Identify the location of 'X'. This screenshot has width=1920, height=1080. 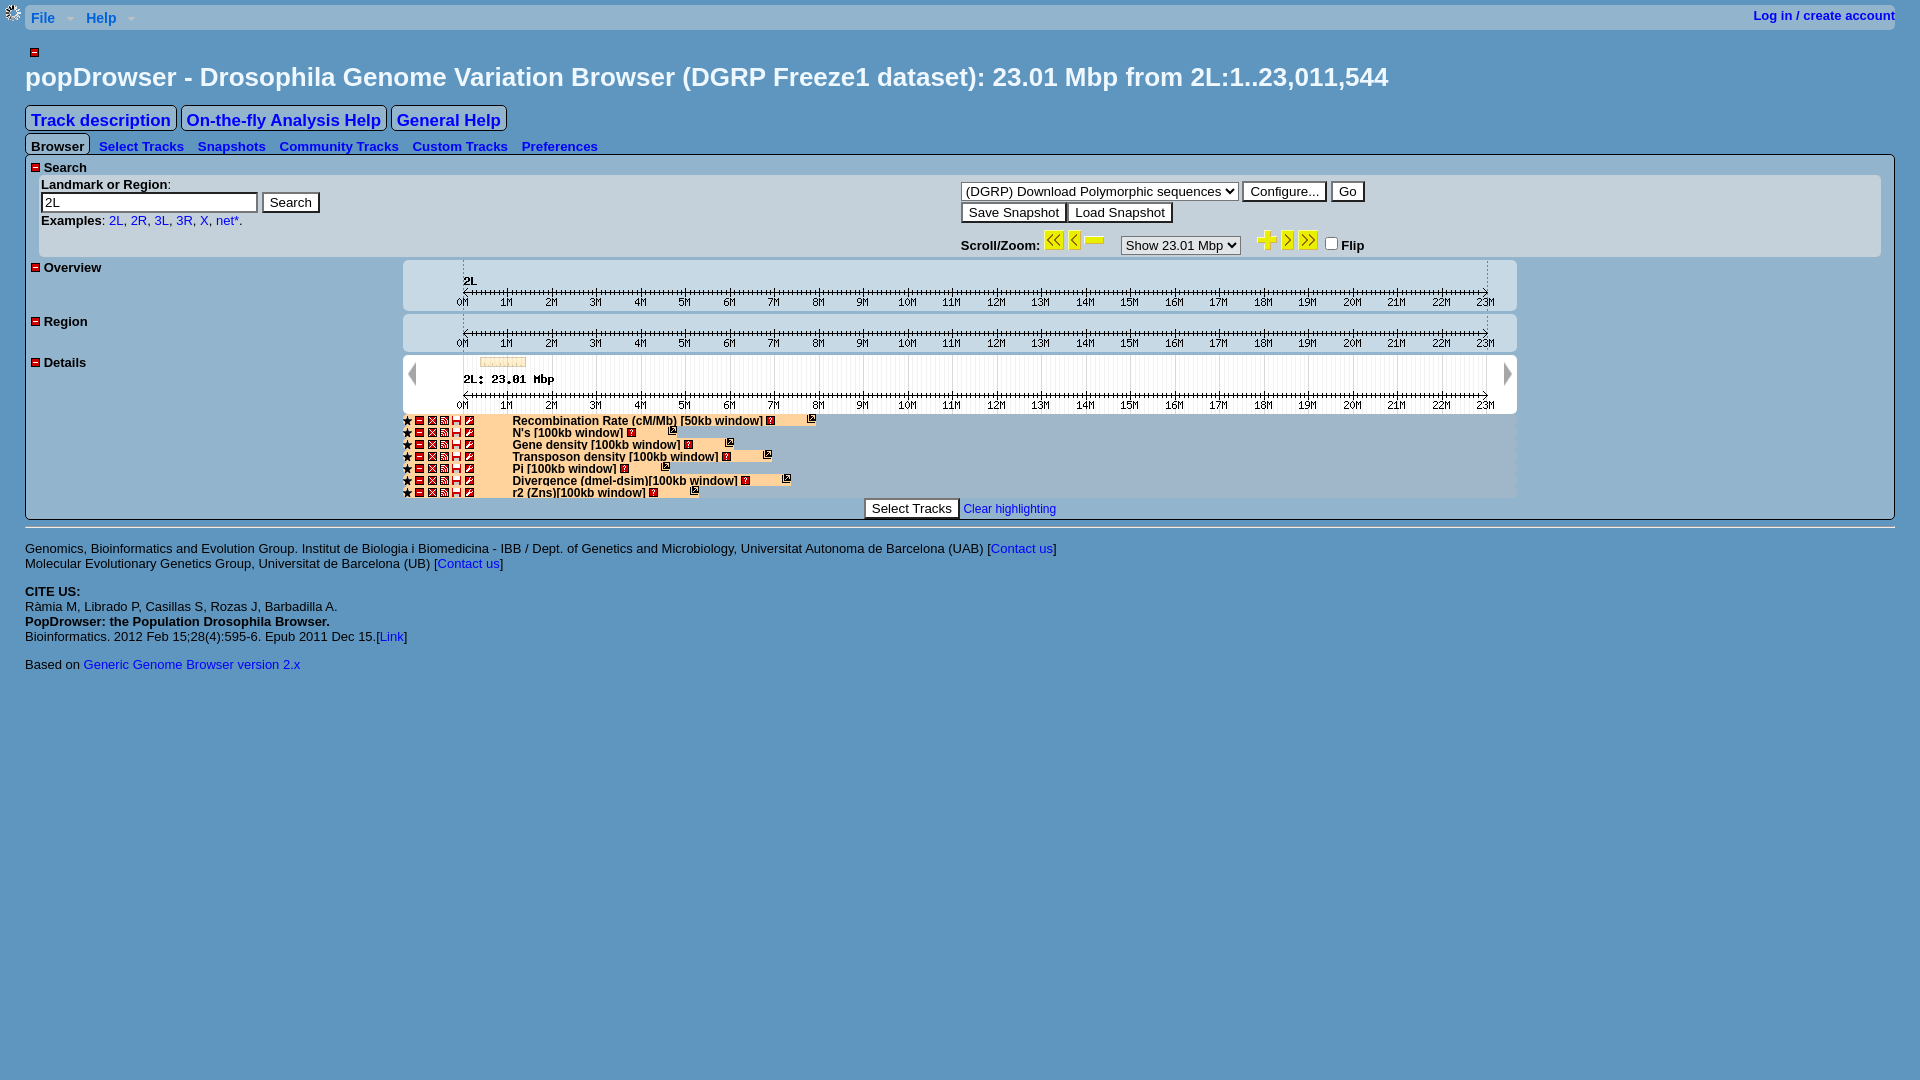
(204, 220).